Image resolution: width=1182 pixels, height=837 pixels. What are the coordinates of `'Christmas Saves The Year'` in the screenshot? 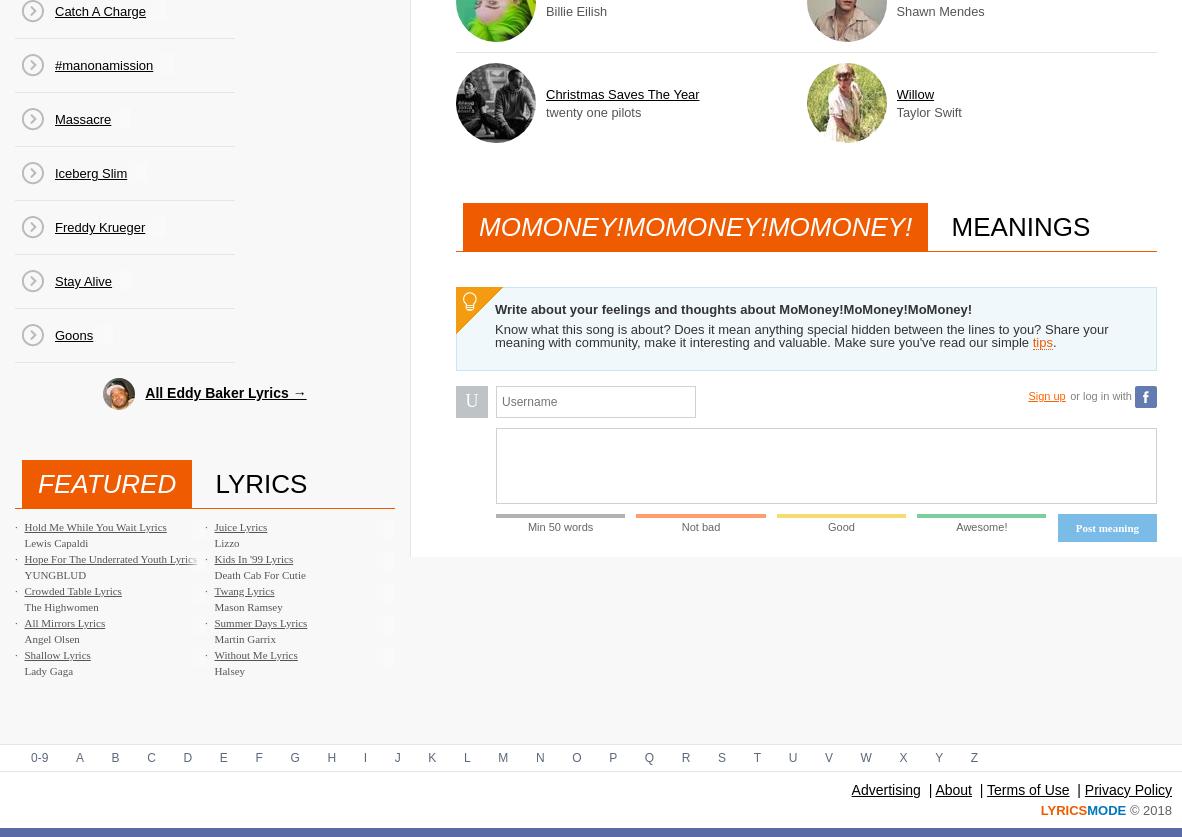 It's located at (621, 93).